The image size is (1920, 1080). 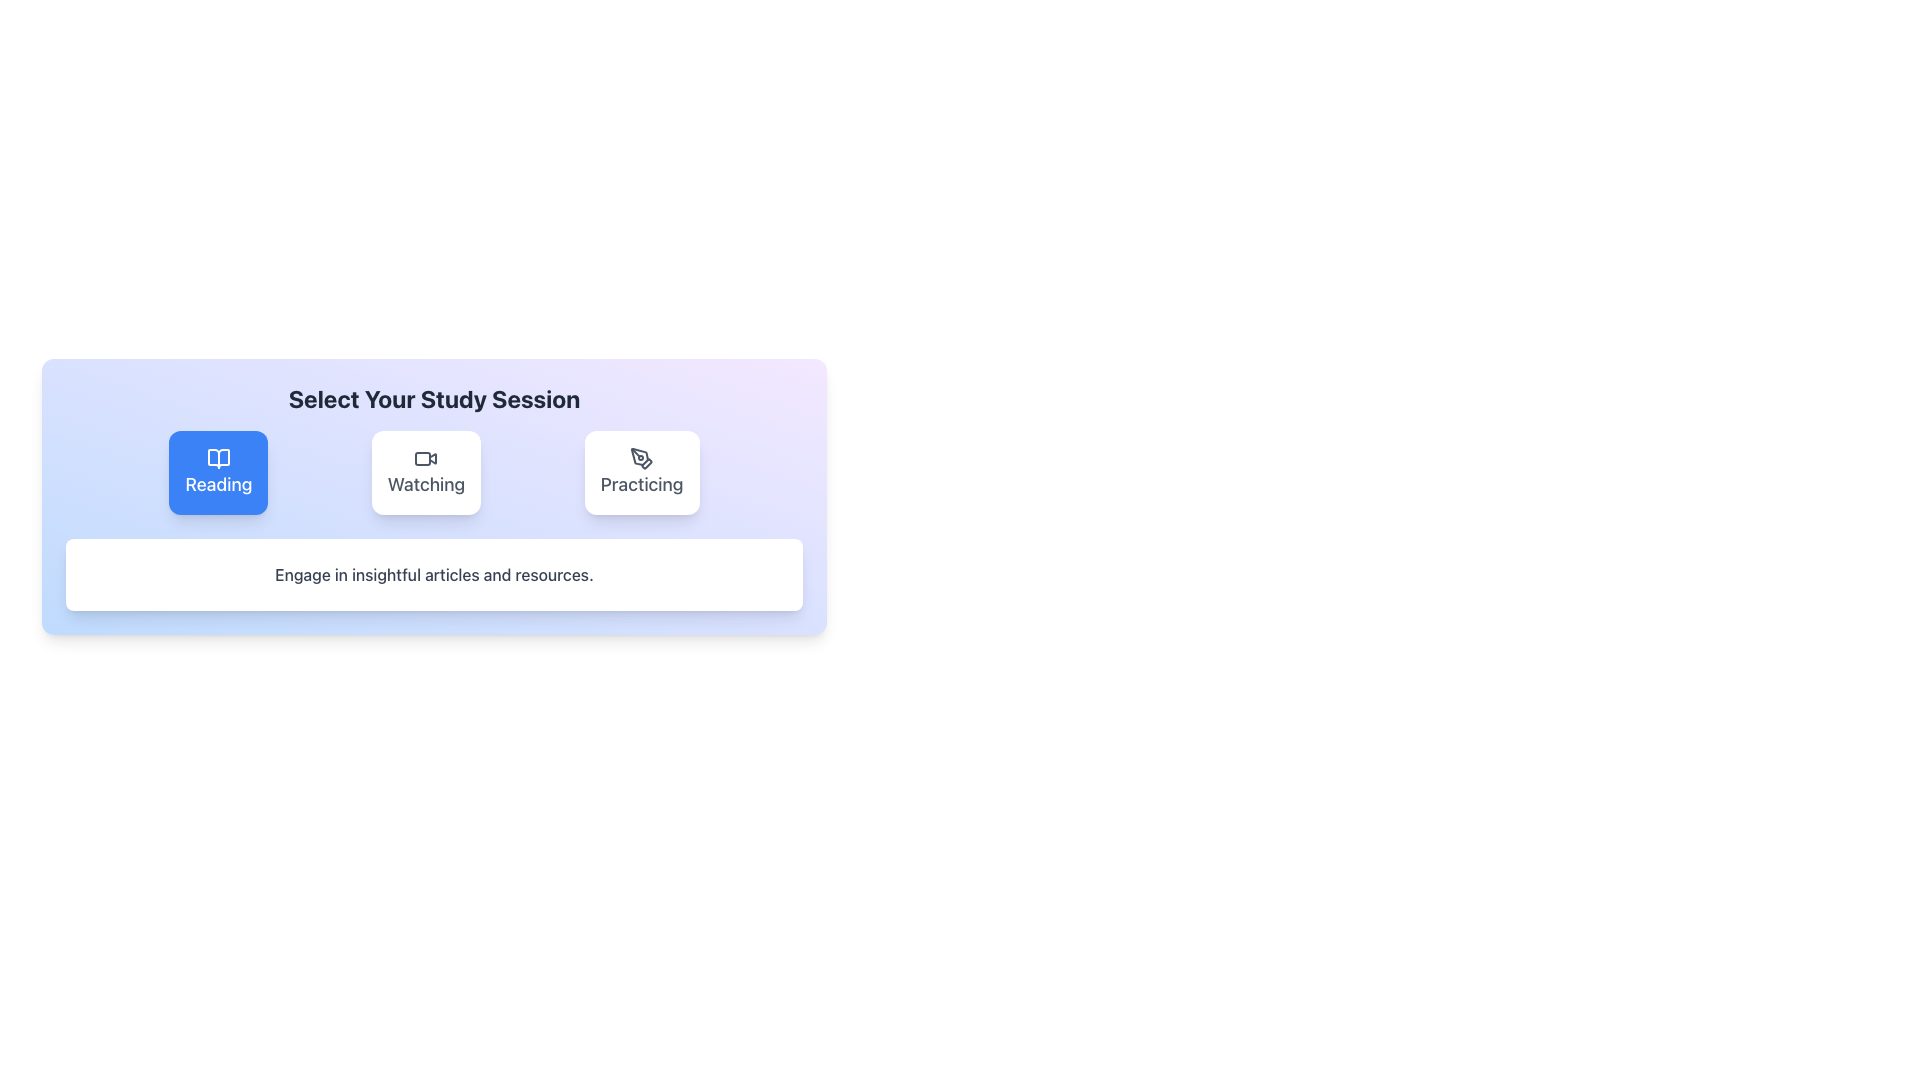 I want to click on the 'Practicing' button, which is the third button in a group of three buttons for study activities, so click(x=642, y=473).